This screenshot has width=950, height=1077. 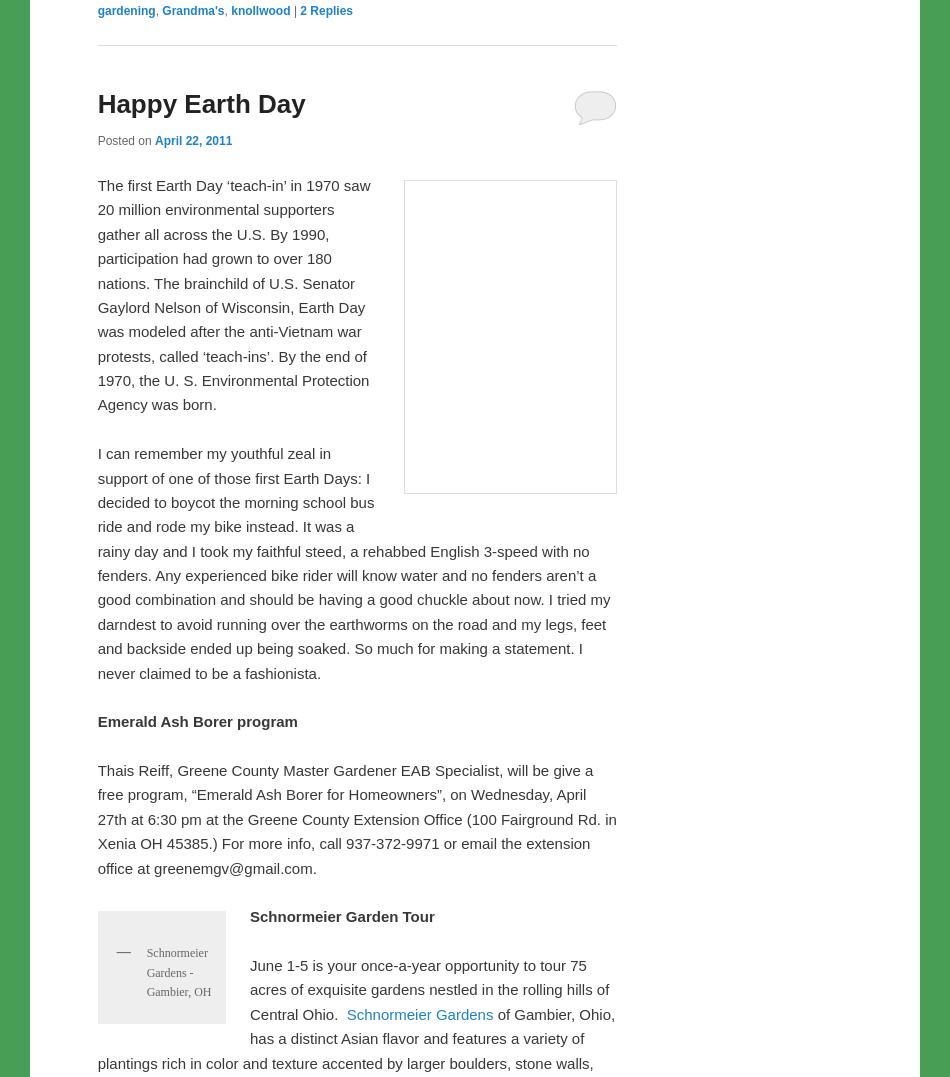 What do you see at coordinates (123, 360) in the screenshot?
I see `'Loading...'` at bounding box center [123, 360].